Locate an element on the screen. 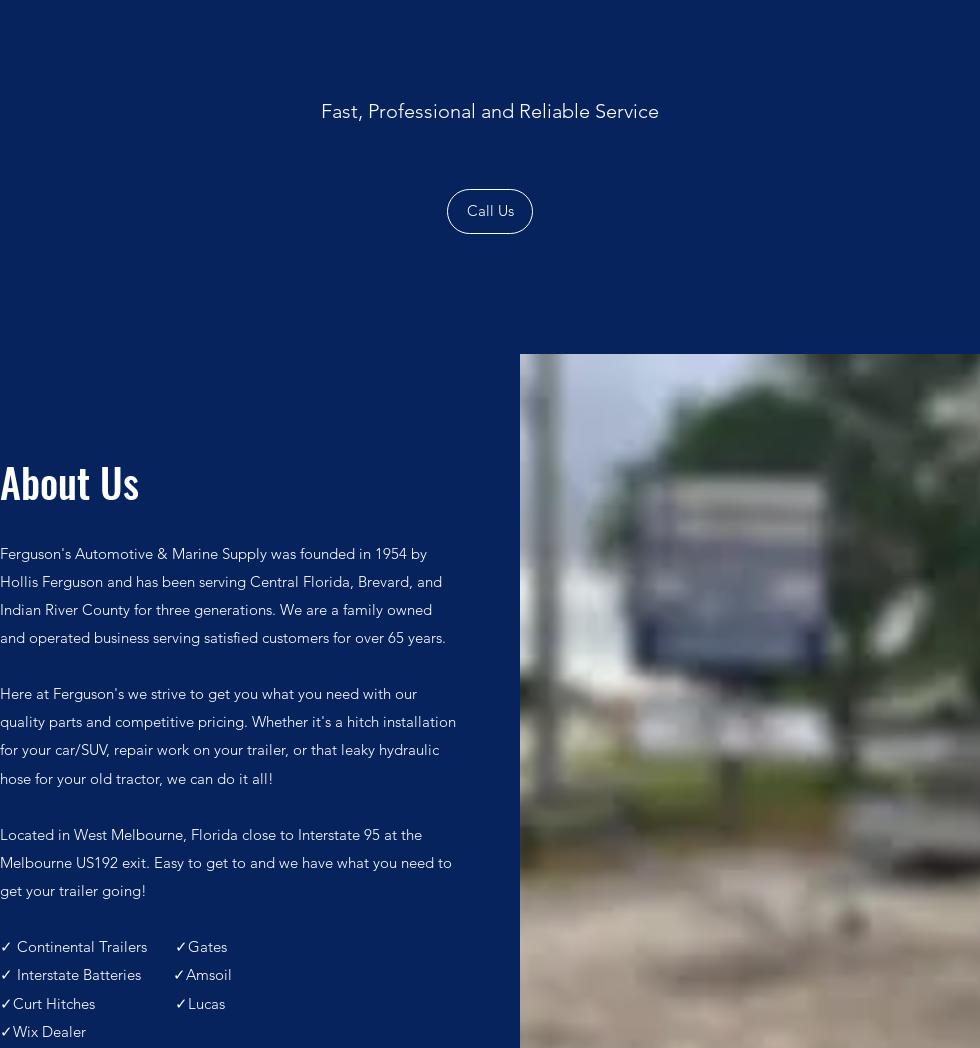 The width and height of the screenshot is (980, 1048). '✓ Continental Trailers       ✓Gates' is located at coordinates (113, 946).